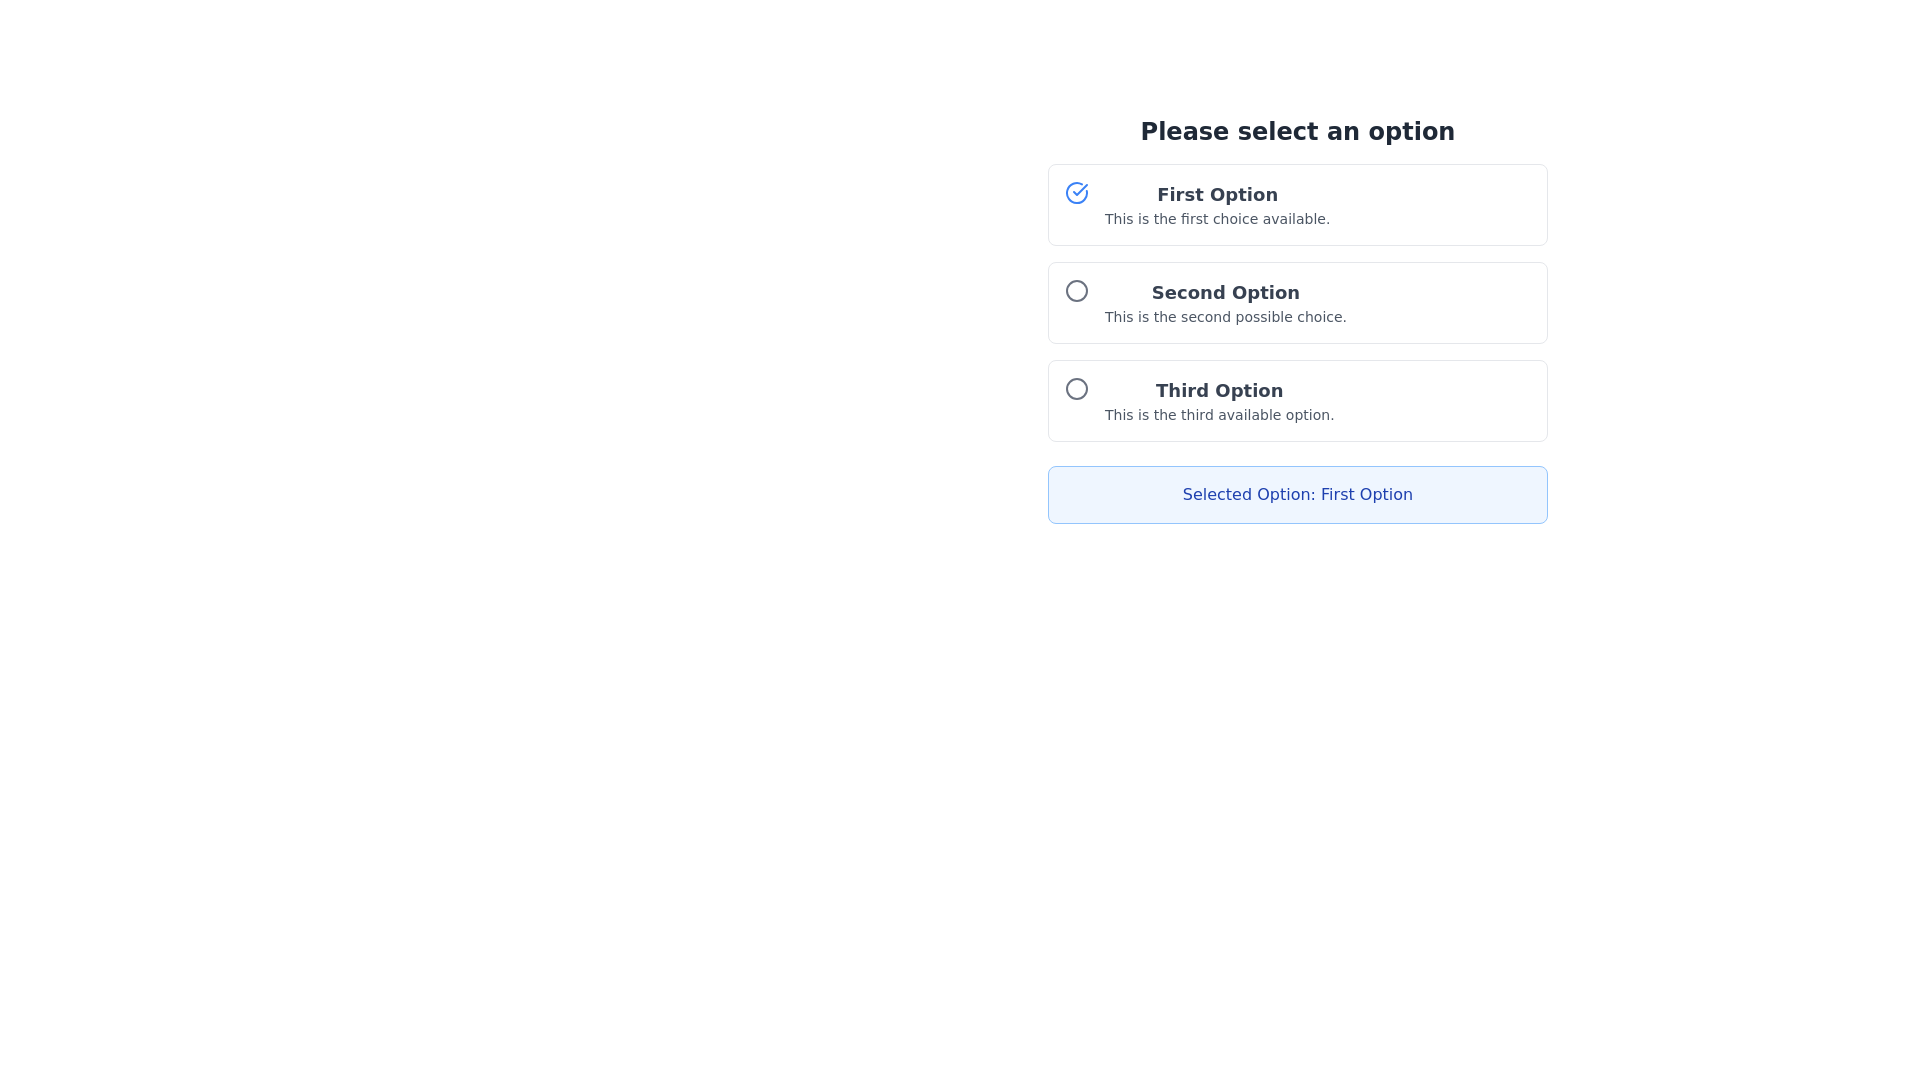 This screenshot has width=1920, height=1080. What do you see at coordinates (1075, 290) in the screenshot?
I see `the deselected radio button indicator representing the 'Second Option' in the vertical list of radio button-like elements` at bounding box center [1075, 290].